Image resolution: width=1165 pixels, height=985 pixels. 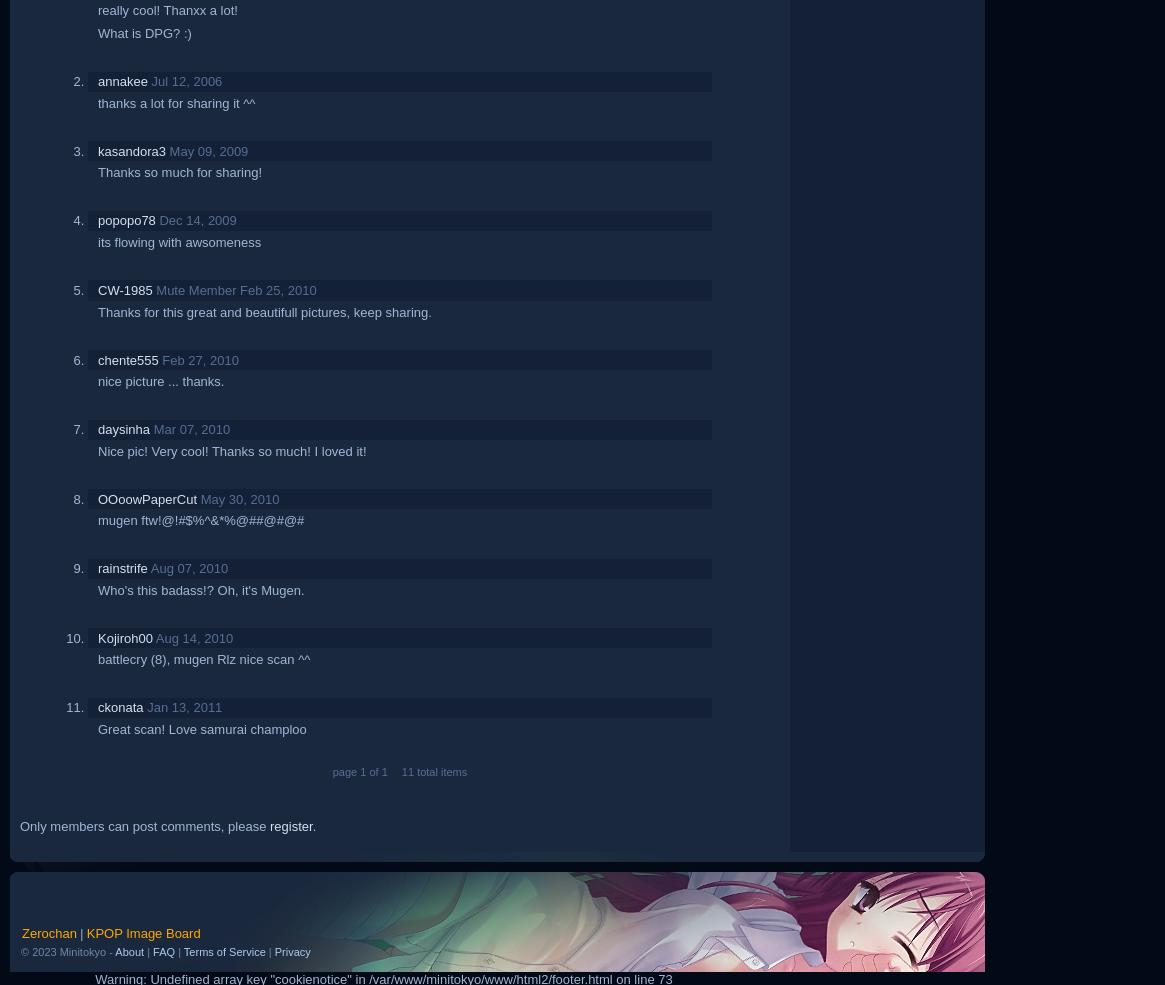 I want to click on 'popopo78', so click(x=126, y=219).